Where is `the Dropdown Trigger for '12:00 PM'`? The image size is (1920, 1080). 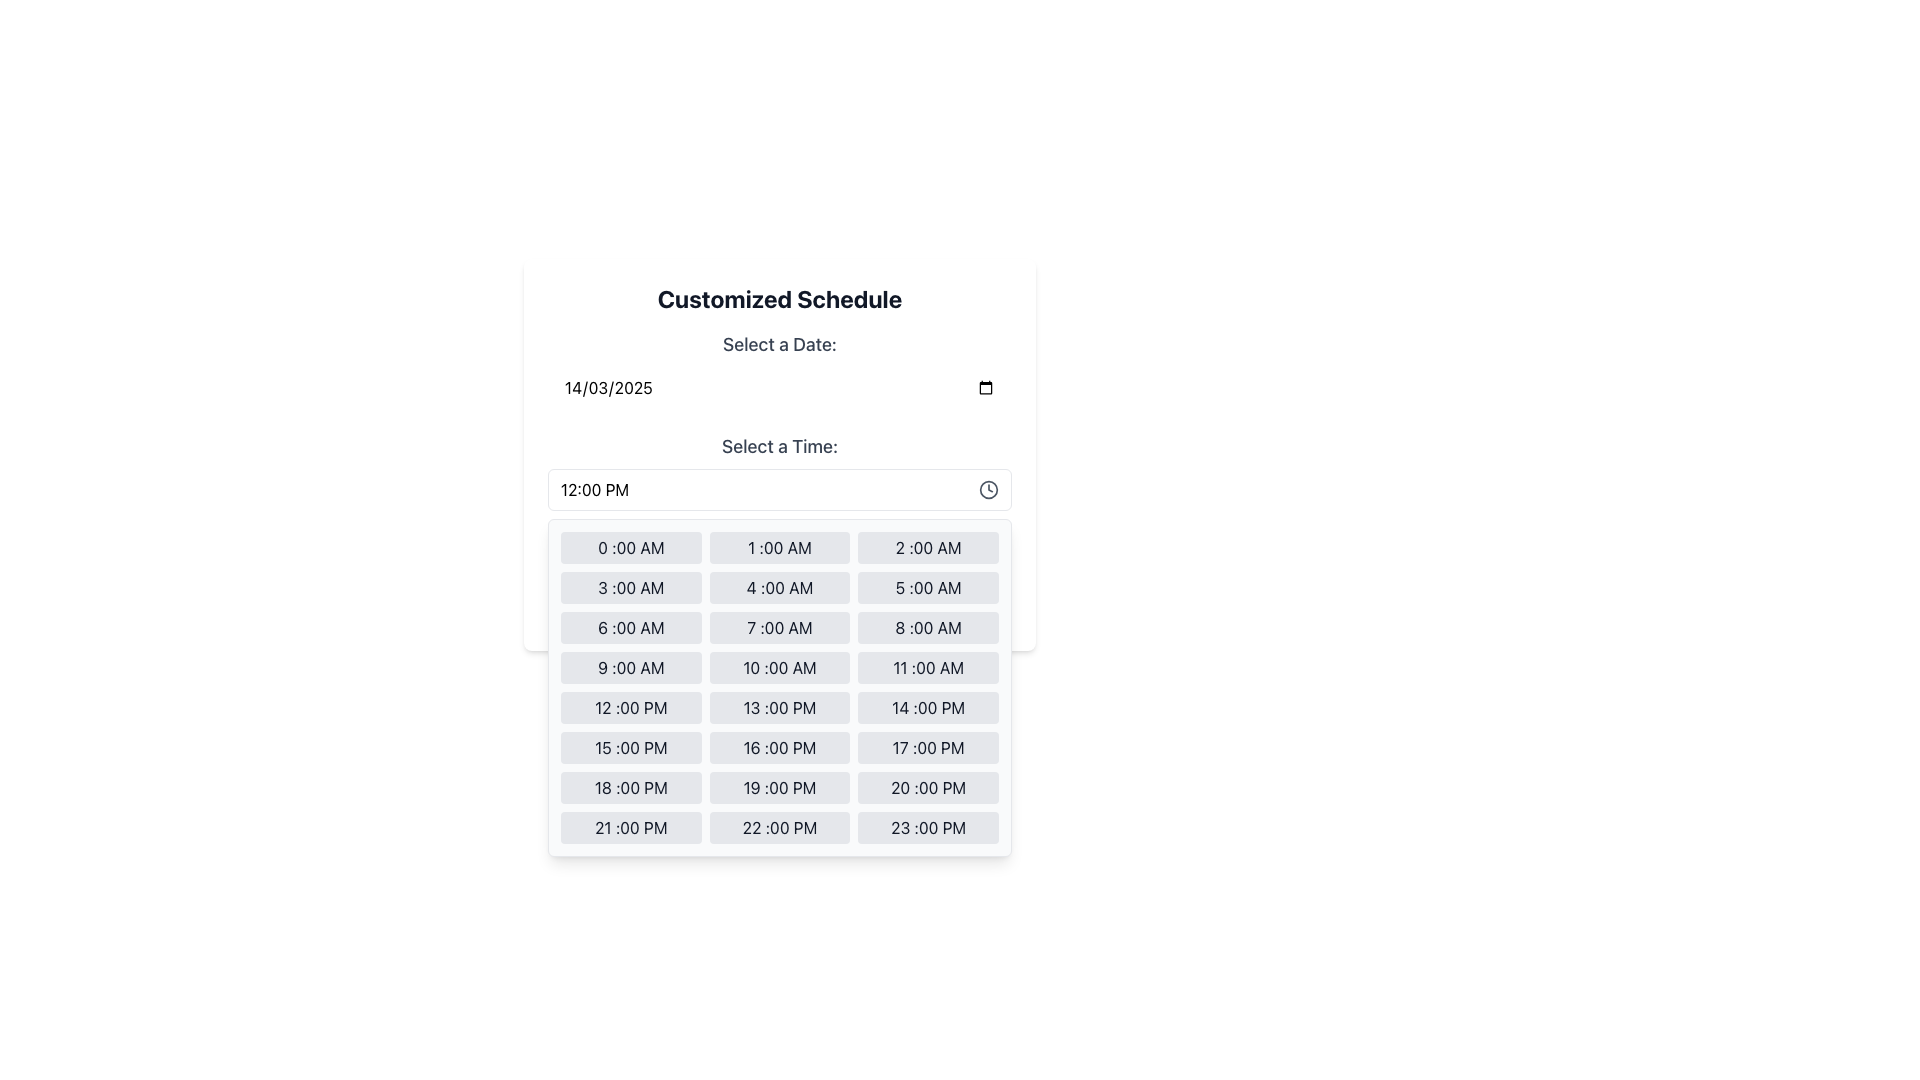
the Dropdown Trigger for '12:00 PM' is located at coordinates (778, 489).